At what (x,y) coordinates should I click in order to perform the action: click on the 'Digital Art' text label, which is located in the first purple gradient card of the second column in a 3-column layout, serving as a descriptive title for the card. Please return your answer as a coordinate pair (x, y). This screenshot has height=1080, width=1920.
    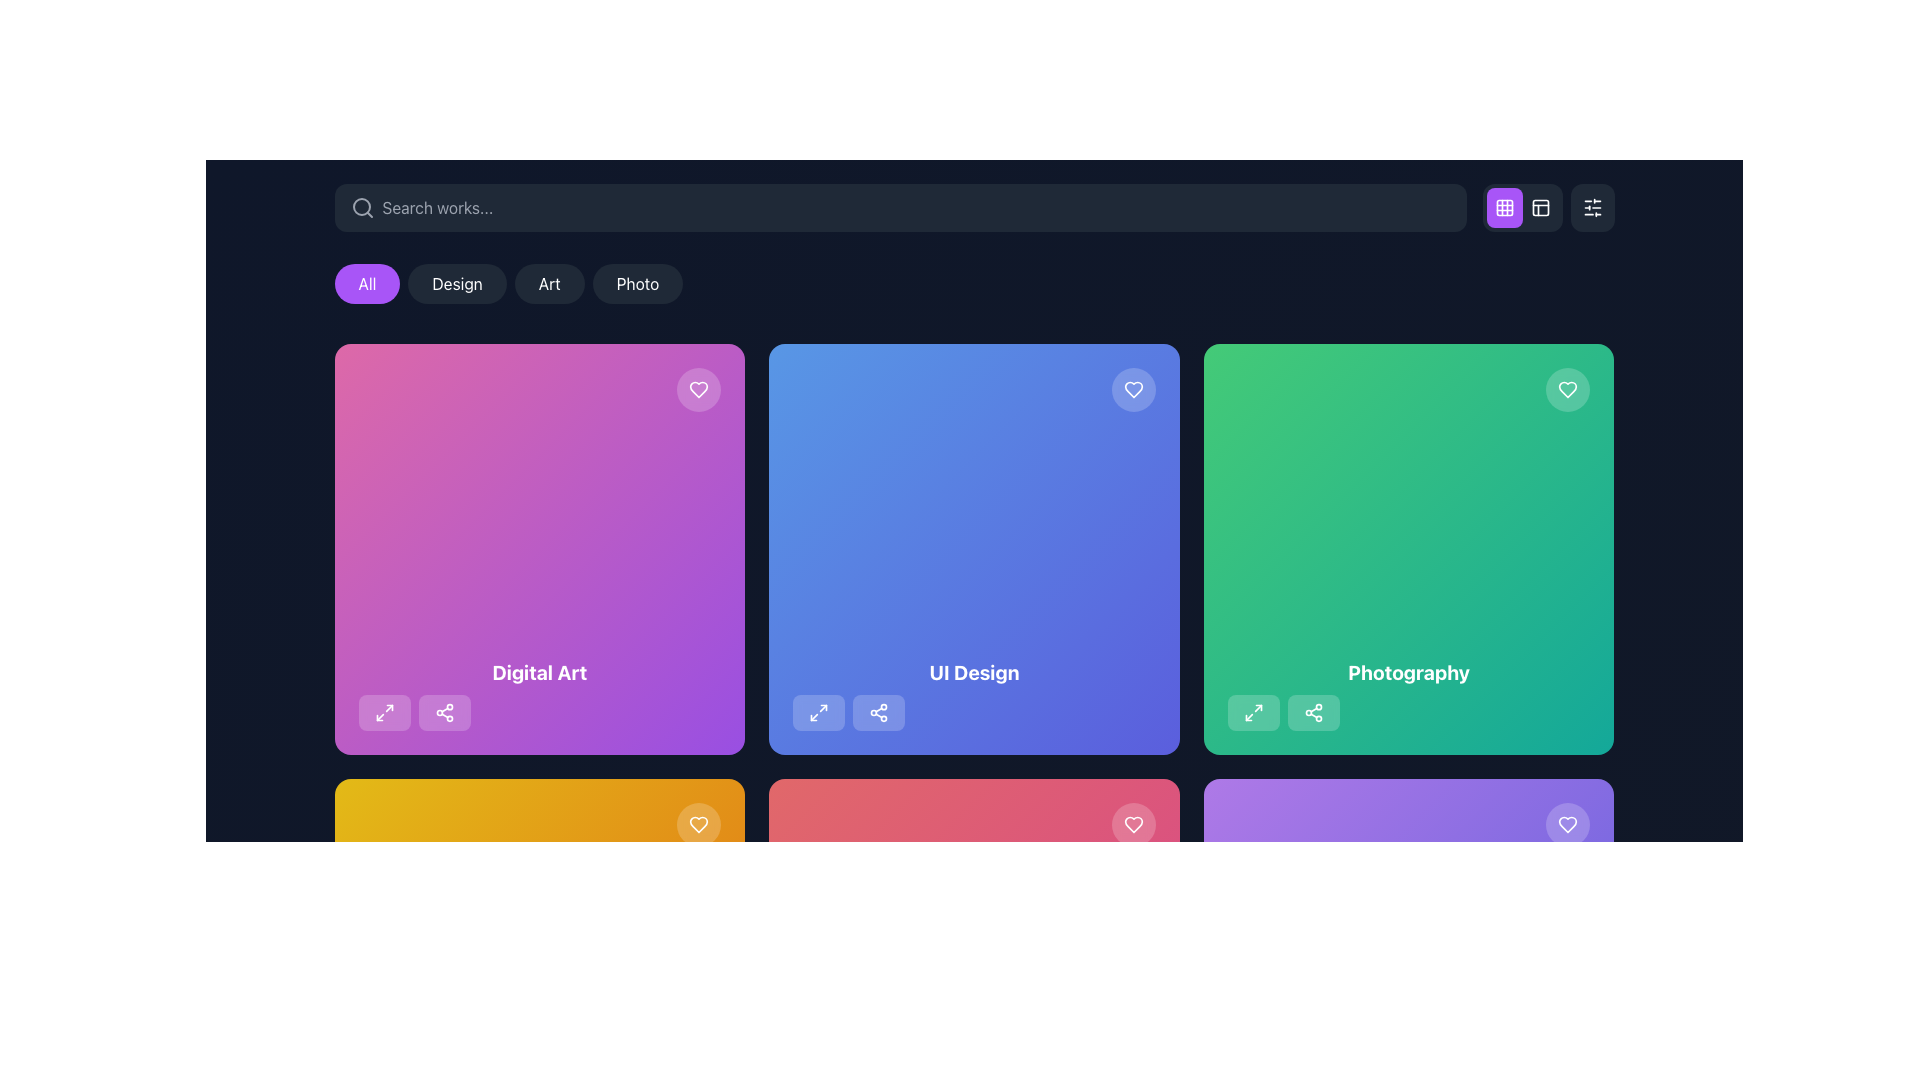
    Looking at the image, I should click on (539, 672).